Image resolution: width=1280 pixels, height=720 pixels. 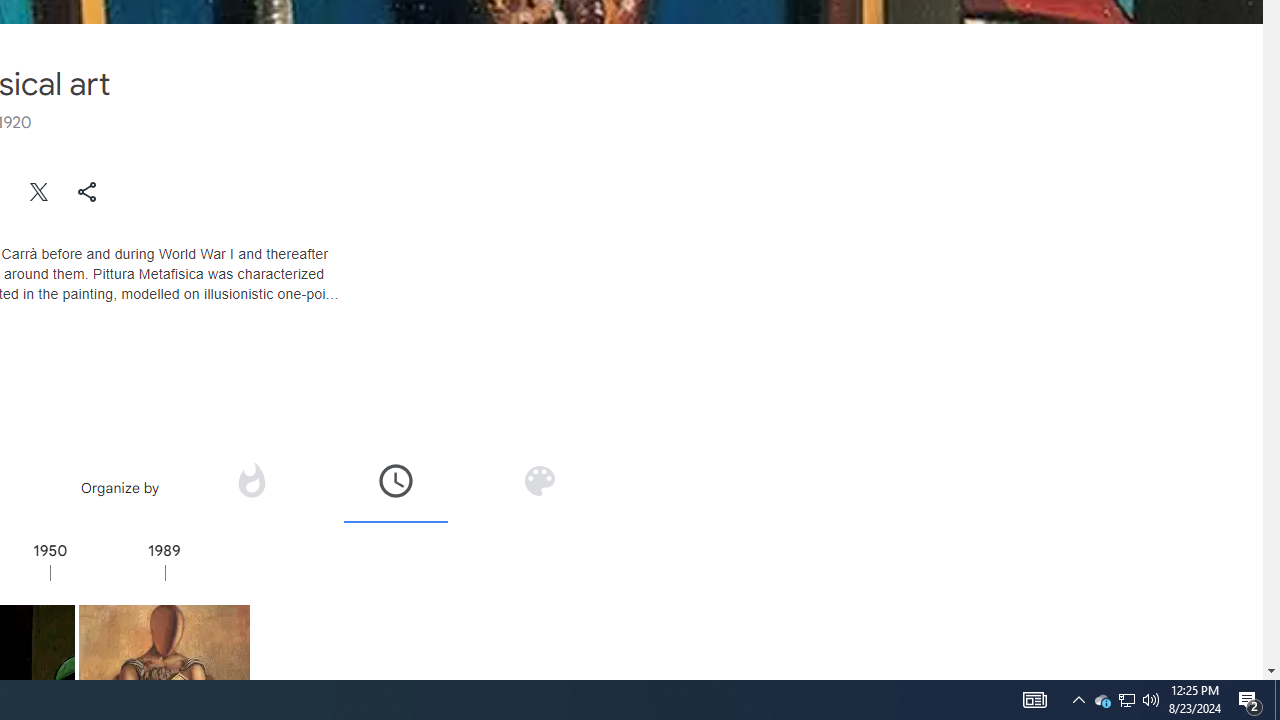 I want to click on 'Organize by color', so click(x=539, y=480).